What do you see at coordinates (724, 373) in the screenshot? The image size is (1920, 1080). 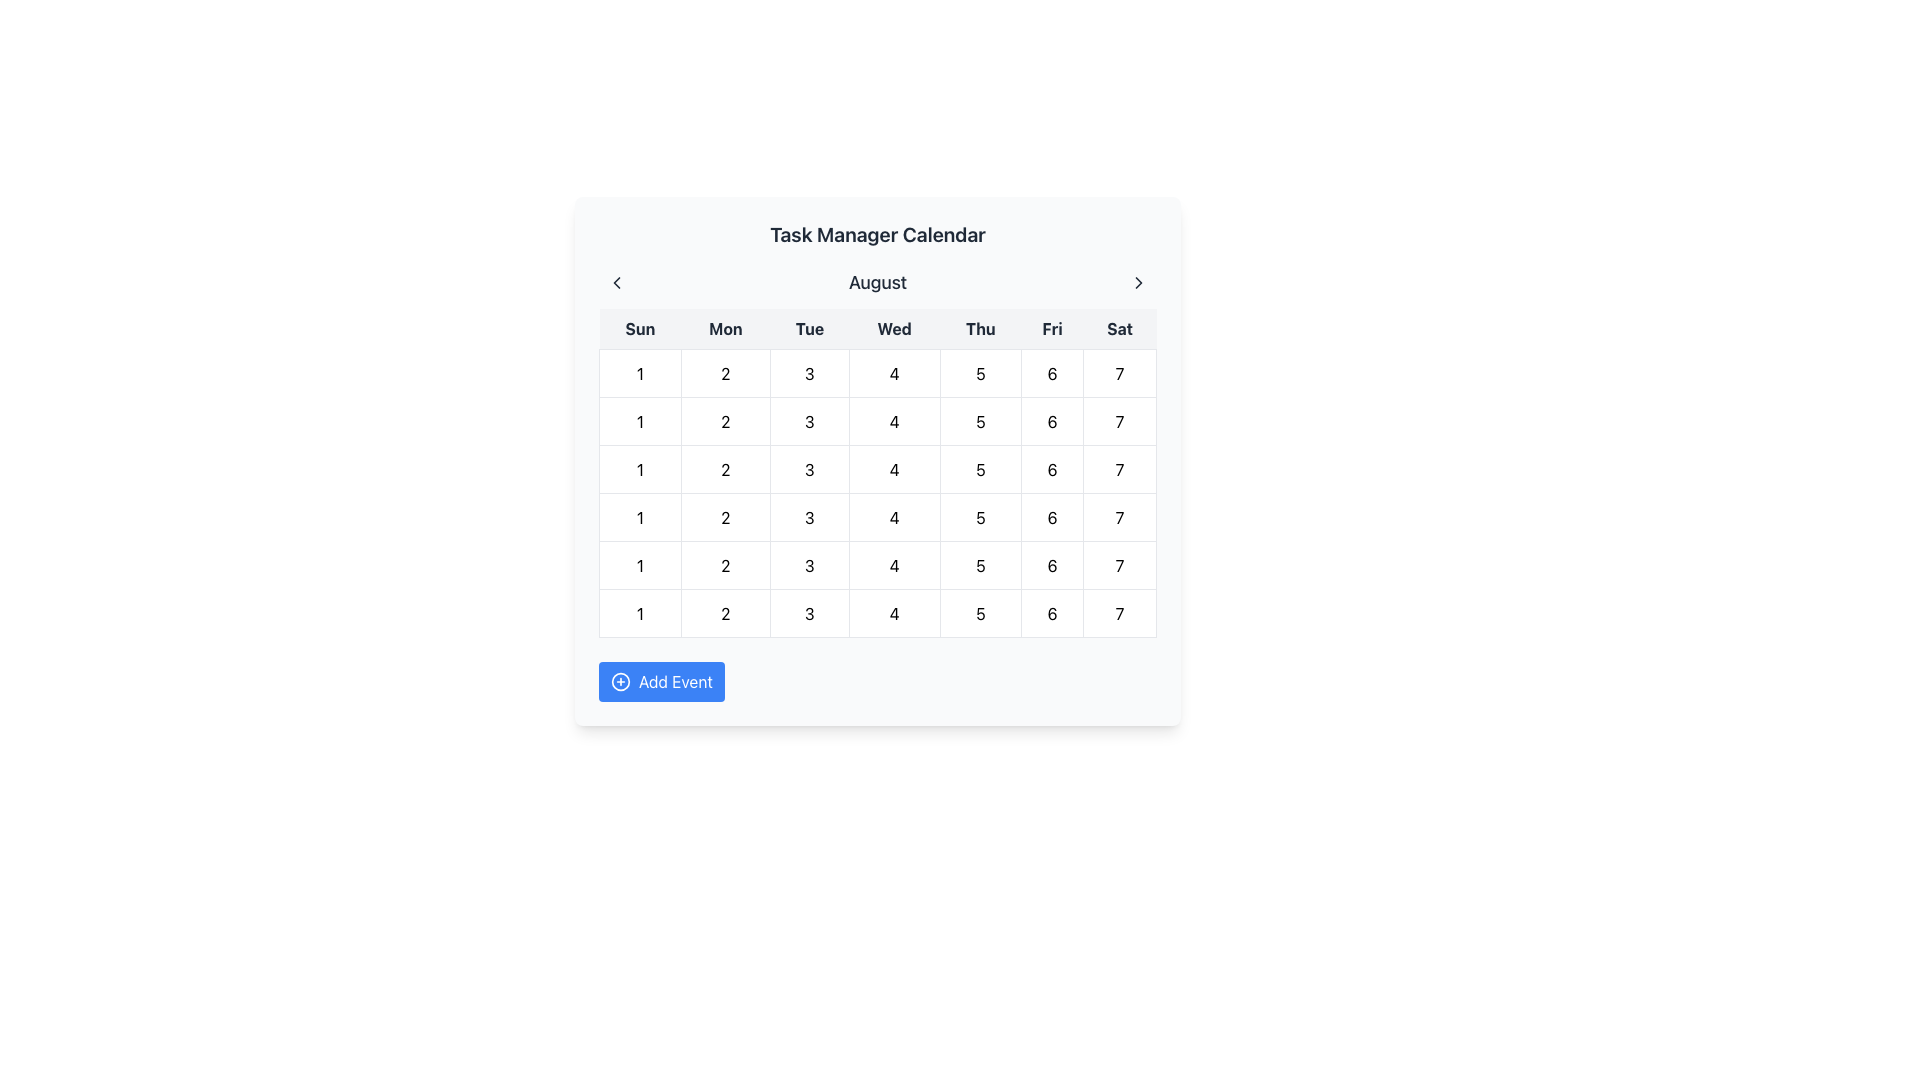 I see `the Text Display Box representing the second day of the calendar` at bounding box center [724, 373].